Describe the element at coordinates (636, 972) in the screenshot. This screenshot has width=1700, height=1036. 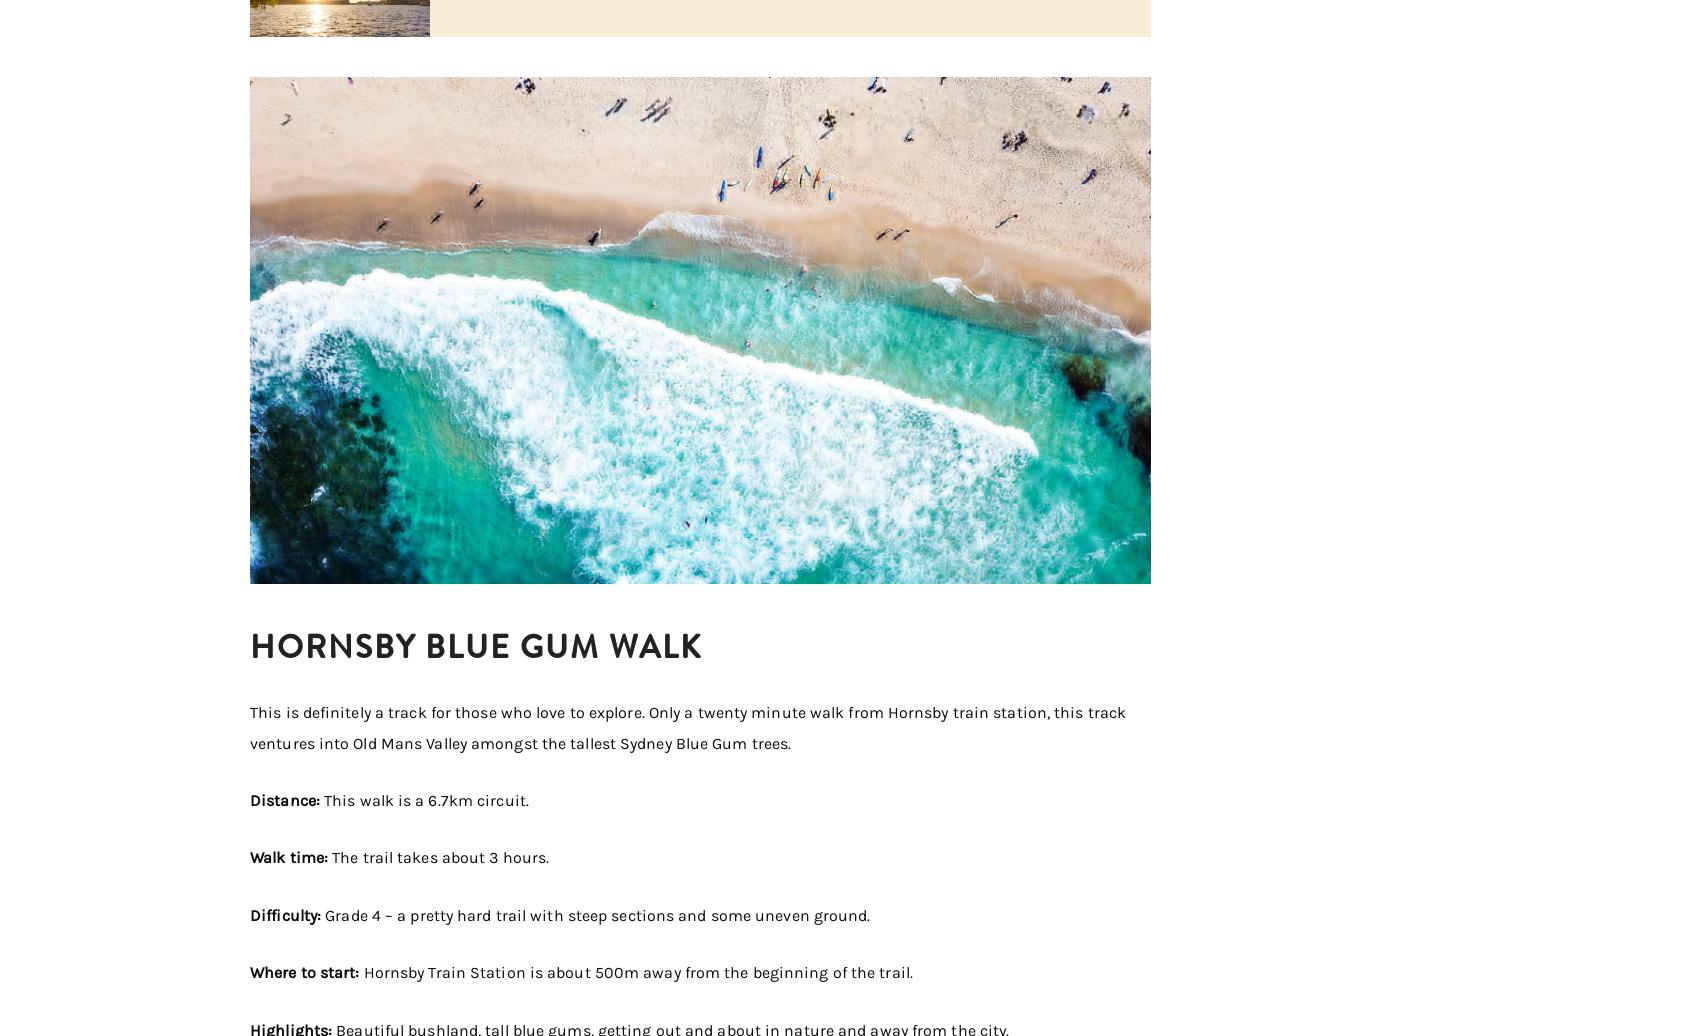
I see `'Hornsby Train Station is about 500m away from the beginning of the trail.'` at that location.